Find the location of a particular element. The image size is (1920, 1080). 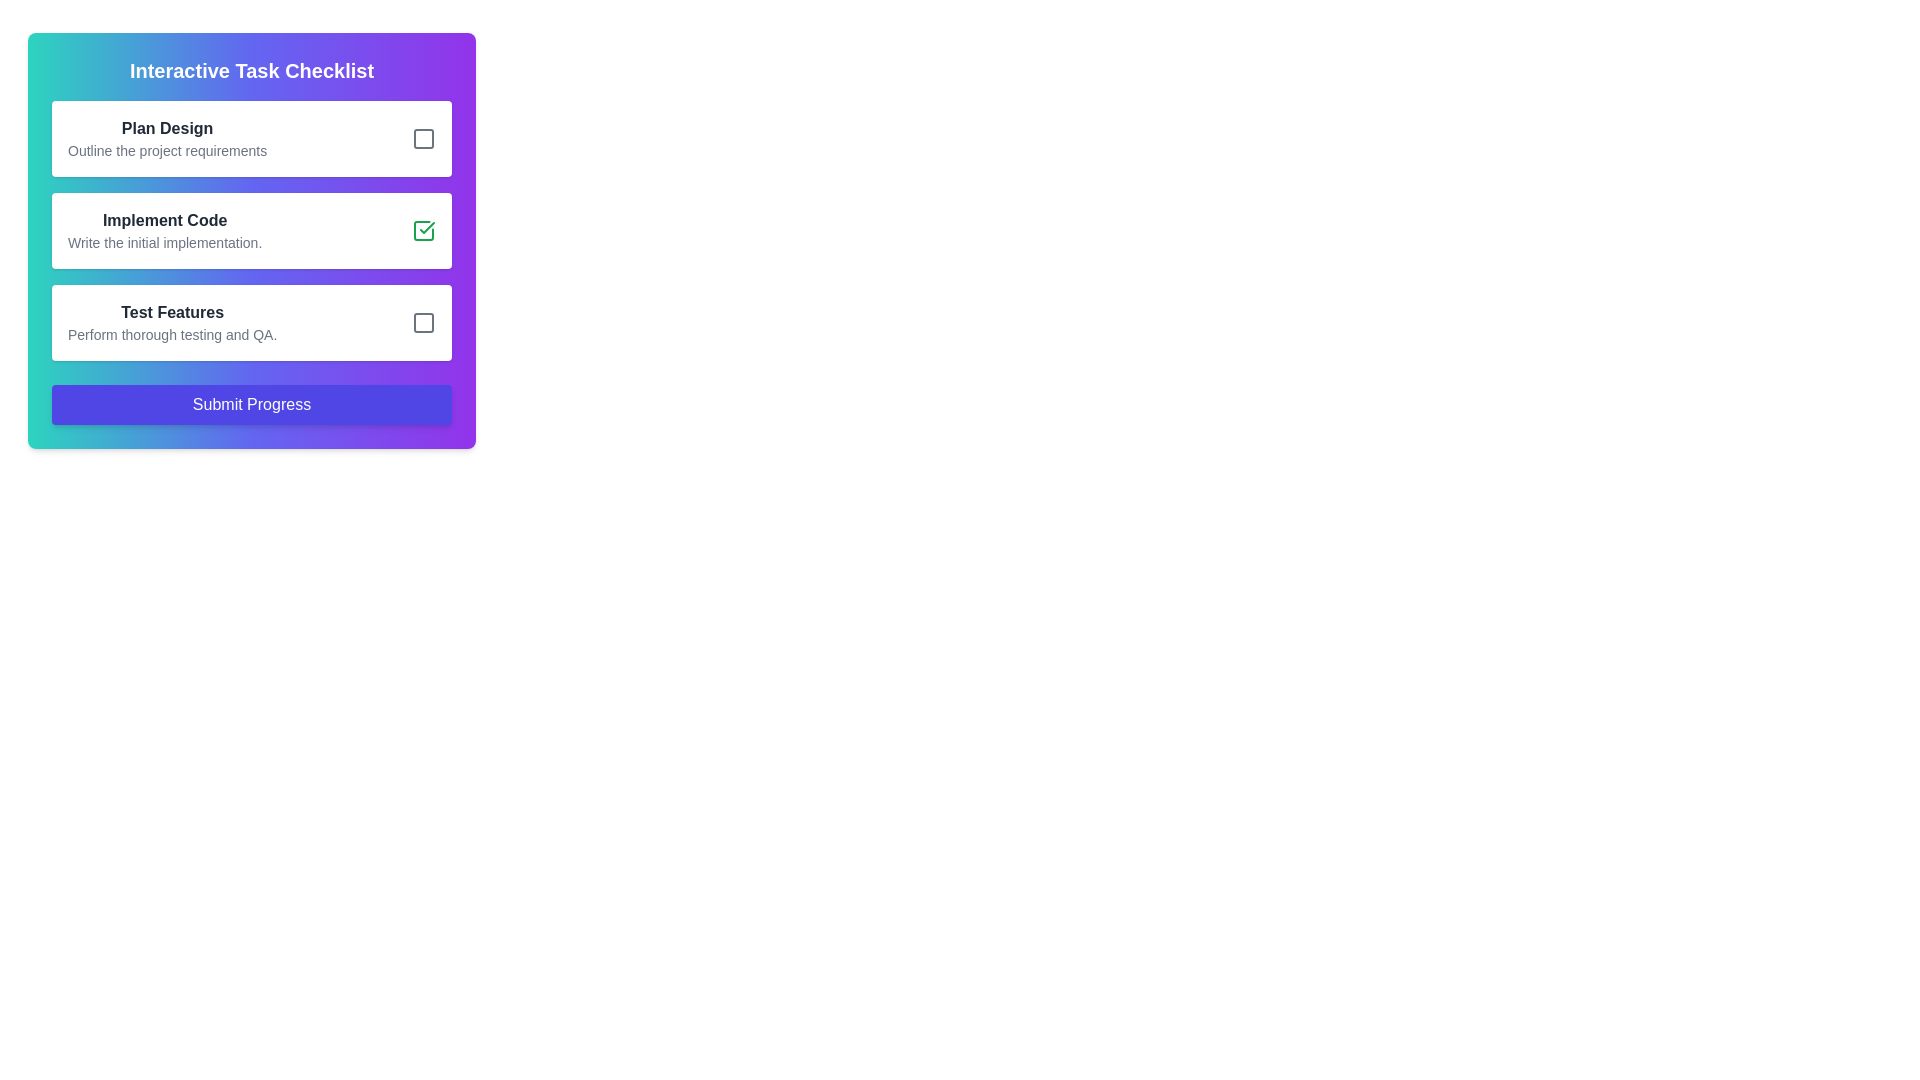

the submission button located at the bottom of the task checklist is located at coordinates (251, 405).